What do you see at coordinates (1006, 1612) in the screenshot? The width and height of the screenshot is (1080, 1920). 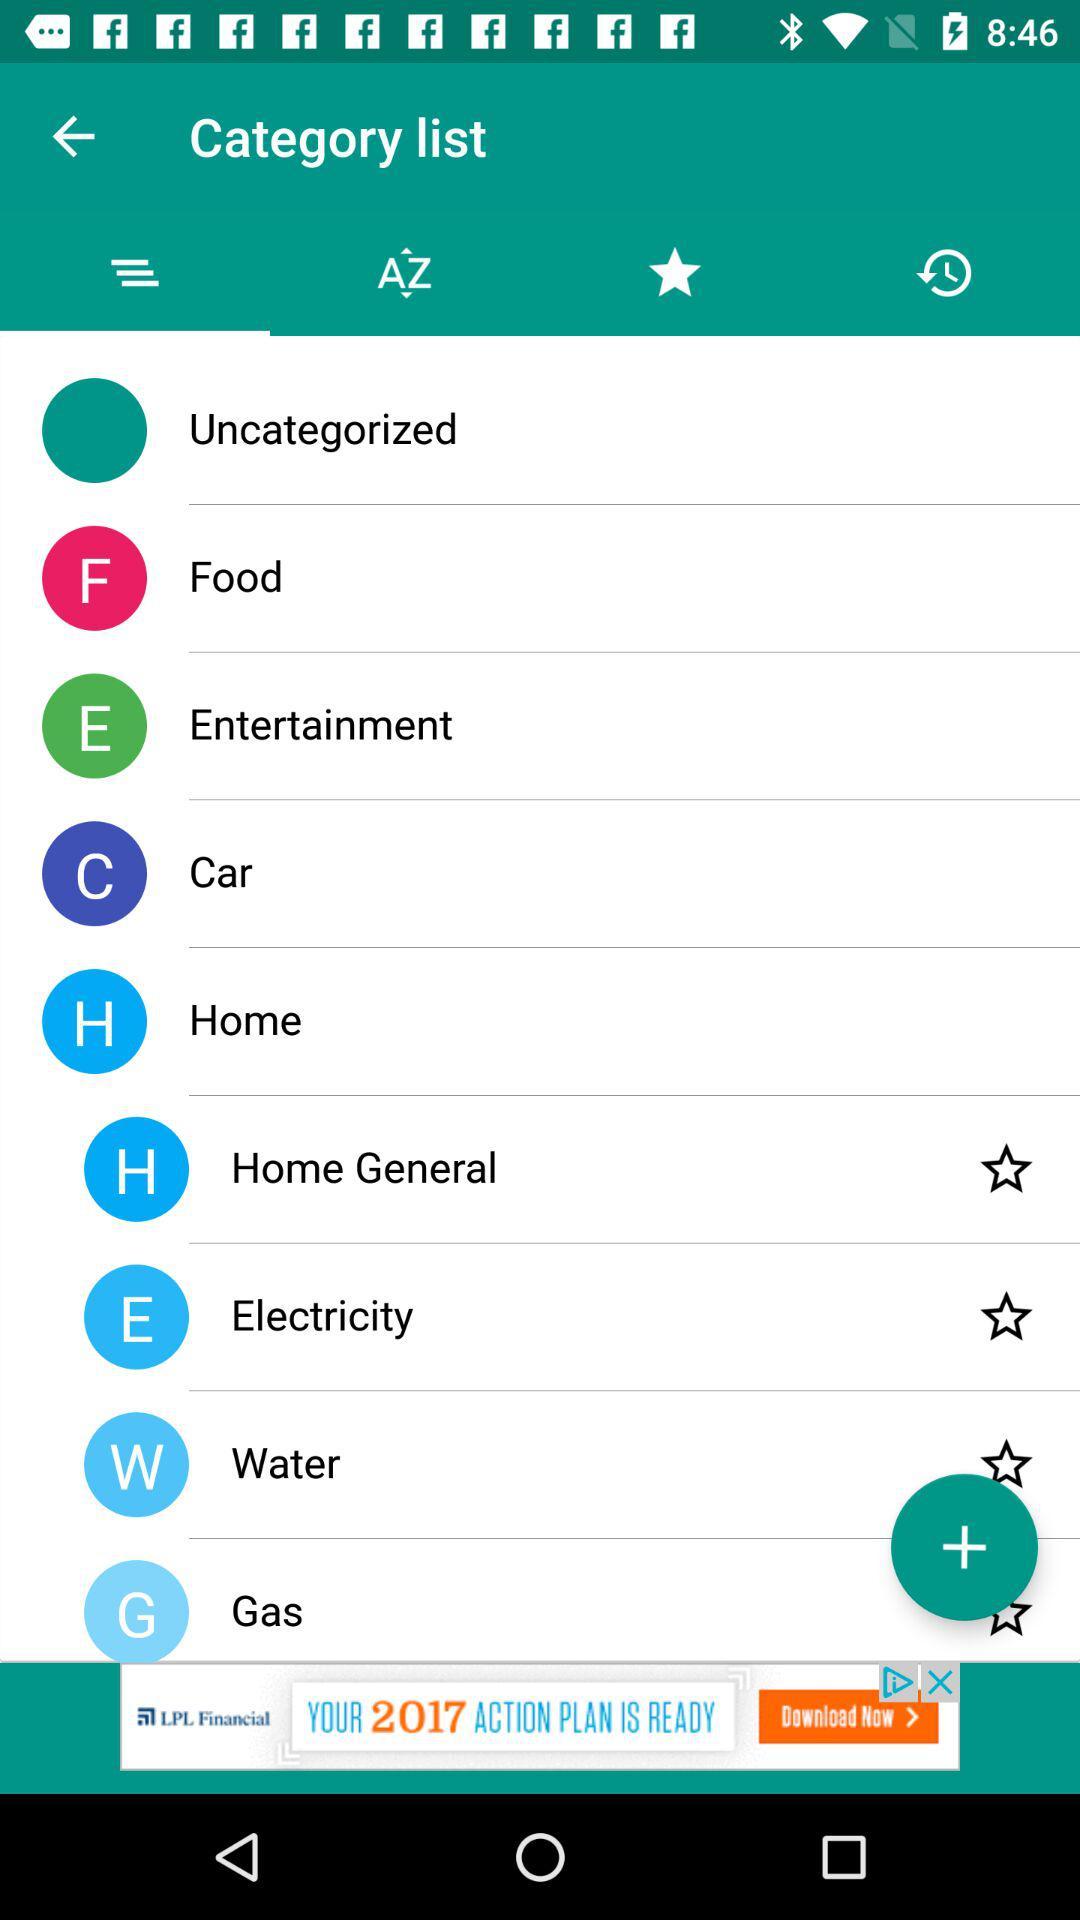 I see `bookmark item` at bounding box center [1006, 1612].